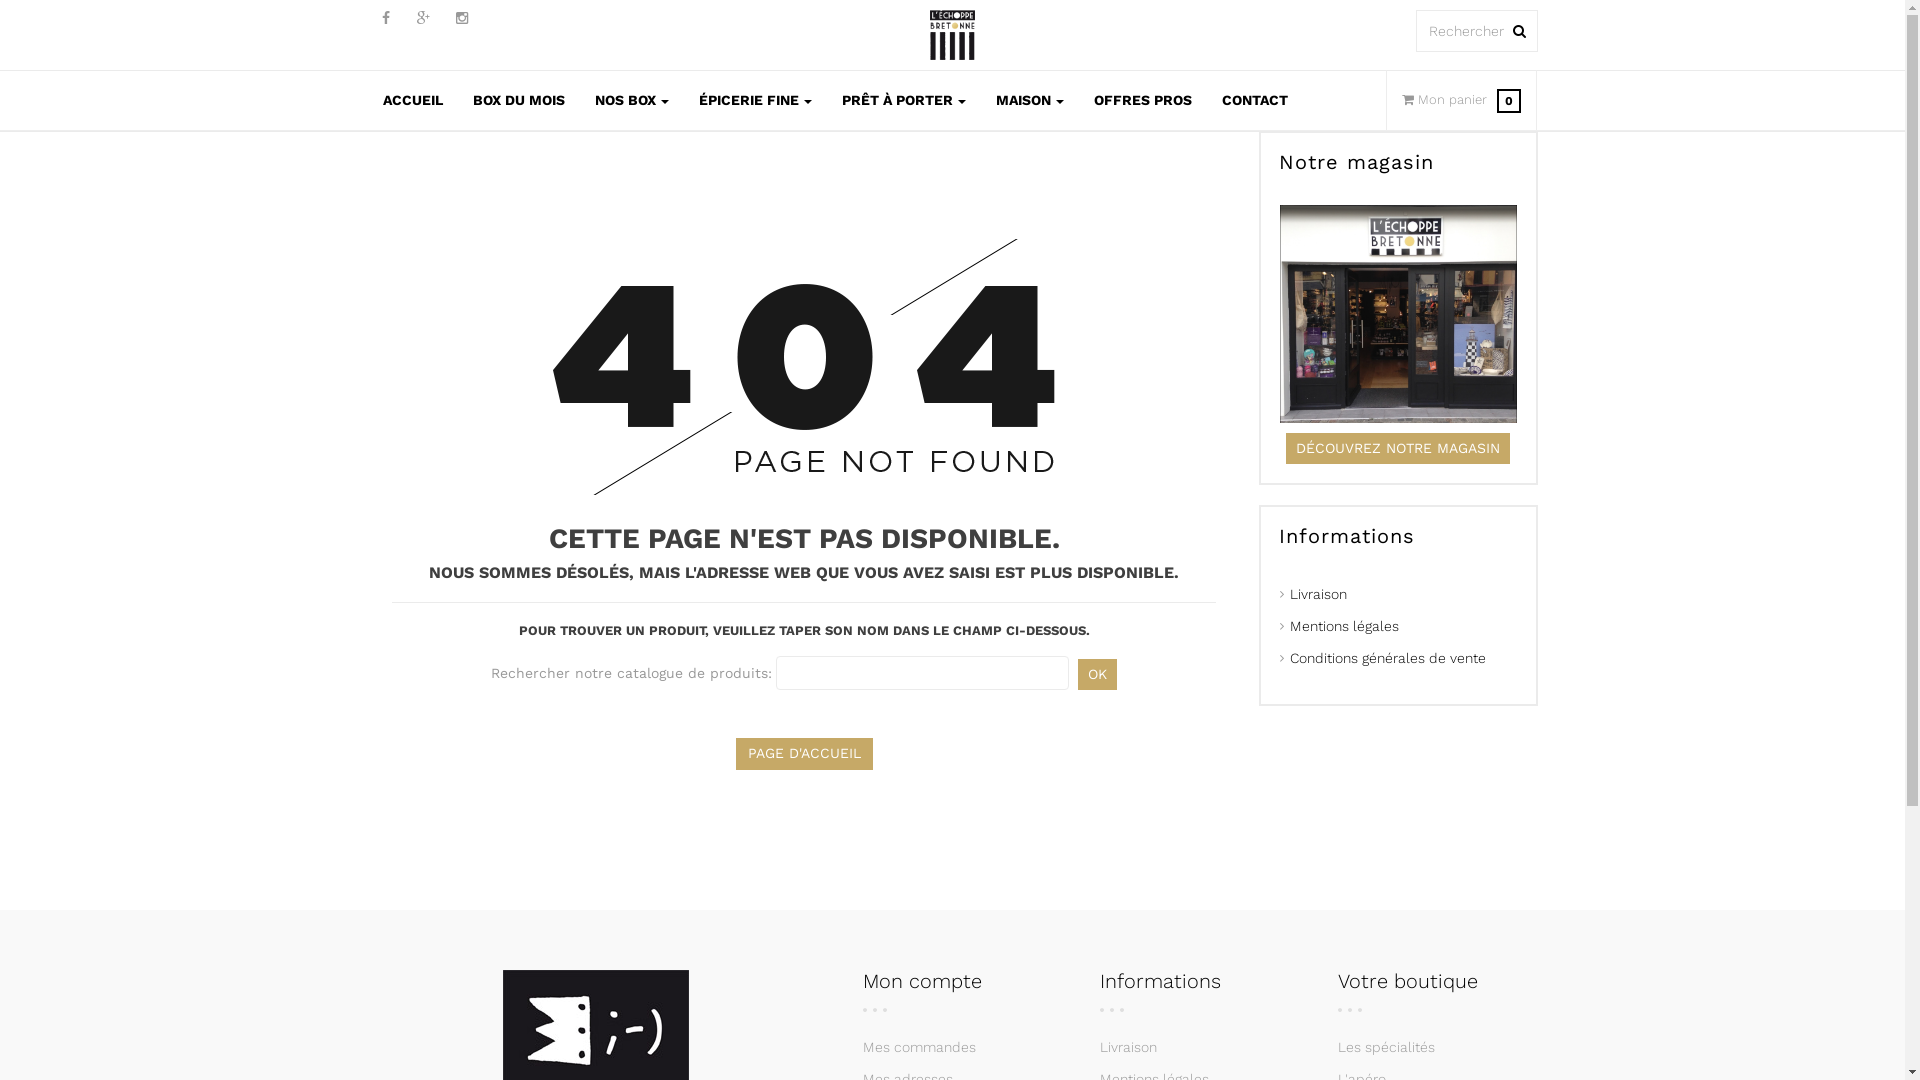 The height and width of the screenshot is (1080, 1920). Describe the element at coordinates (918, 1045) in the screenshot. I see `'Mes commandes'` at that location.